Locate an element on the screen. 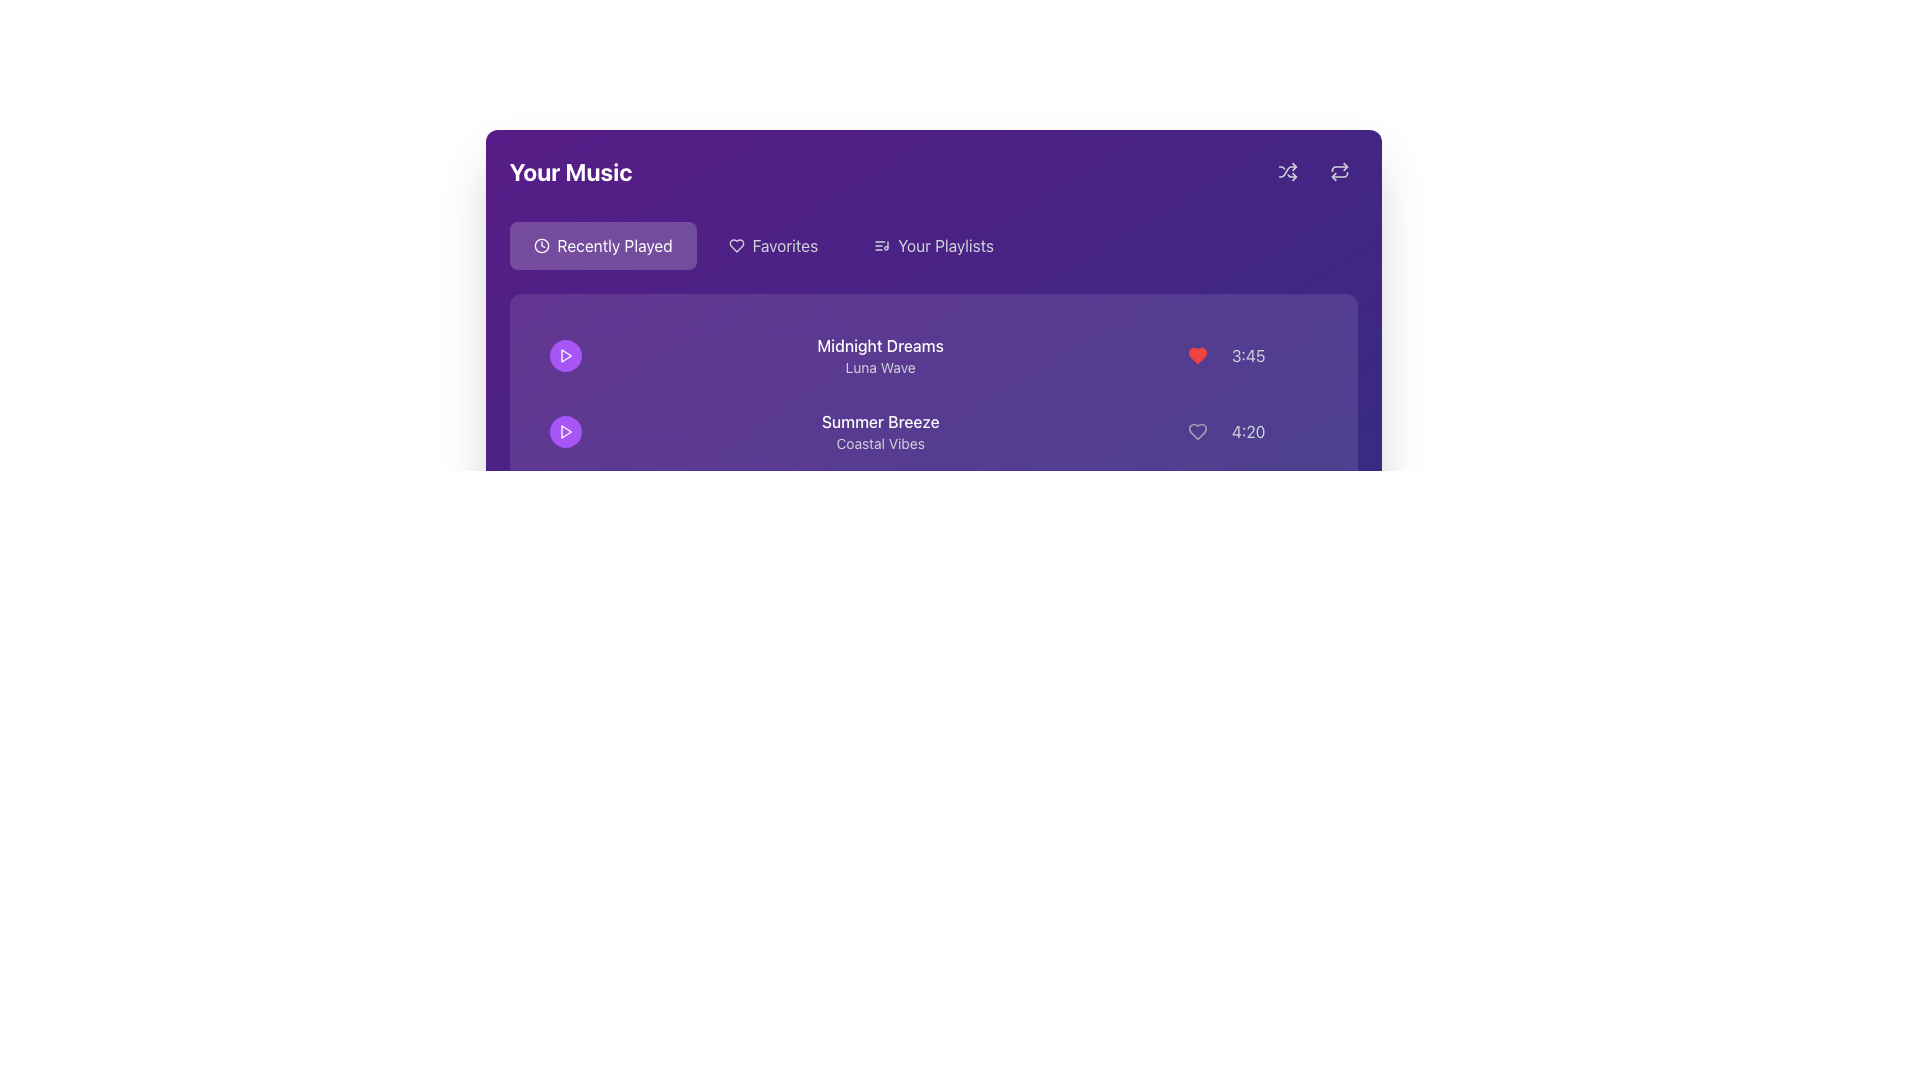 The width and height of the screenshot is (1920, 1080). the interactive heart icon button located in the rightmost section of the 'Midnight Dreams' item in the song list to receive interaction feedback is located at coordinates (1197, 354).